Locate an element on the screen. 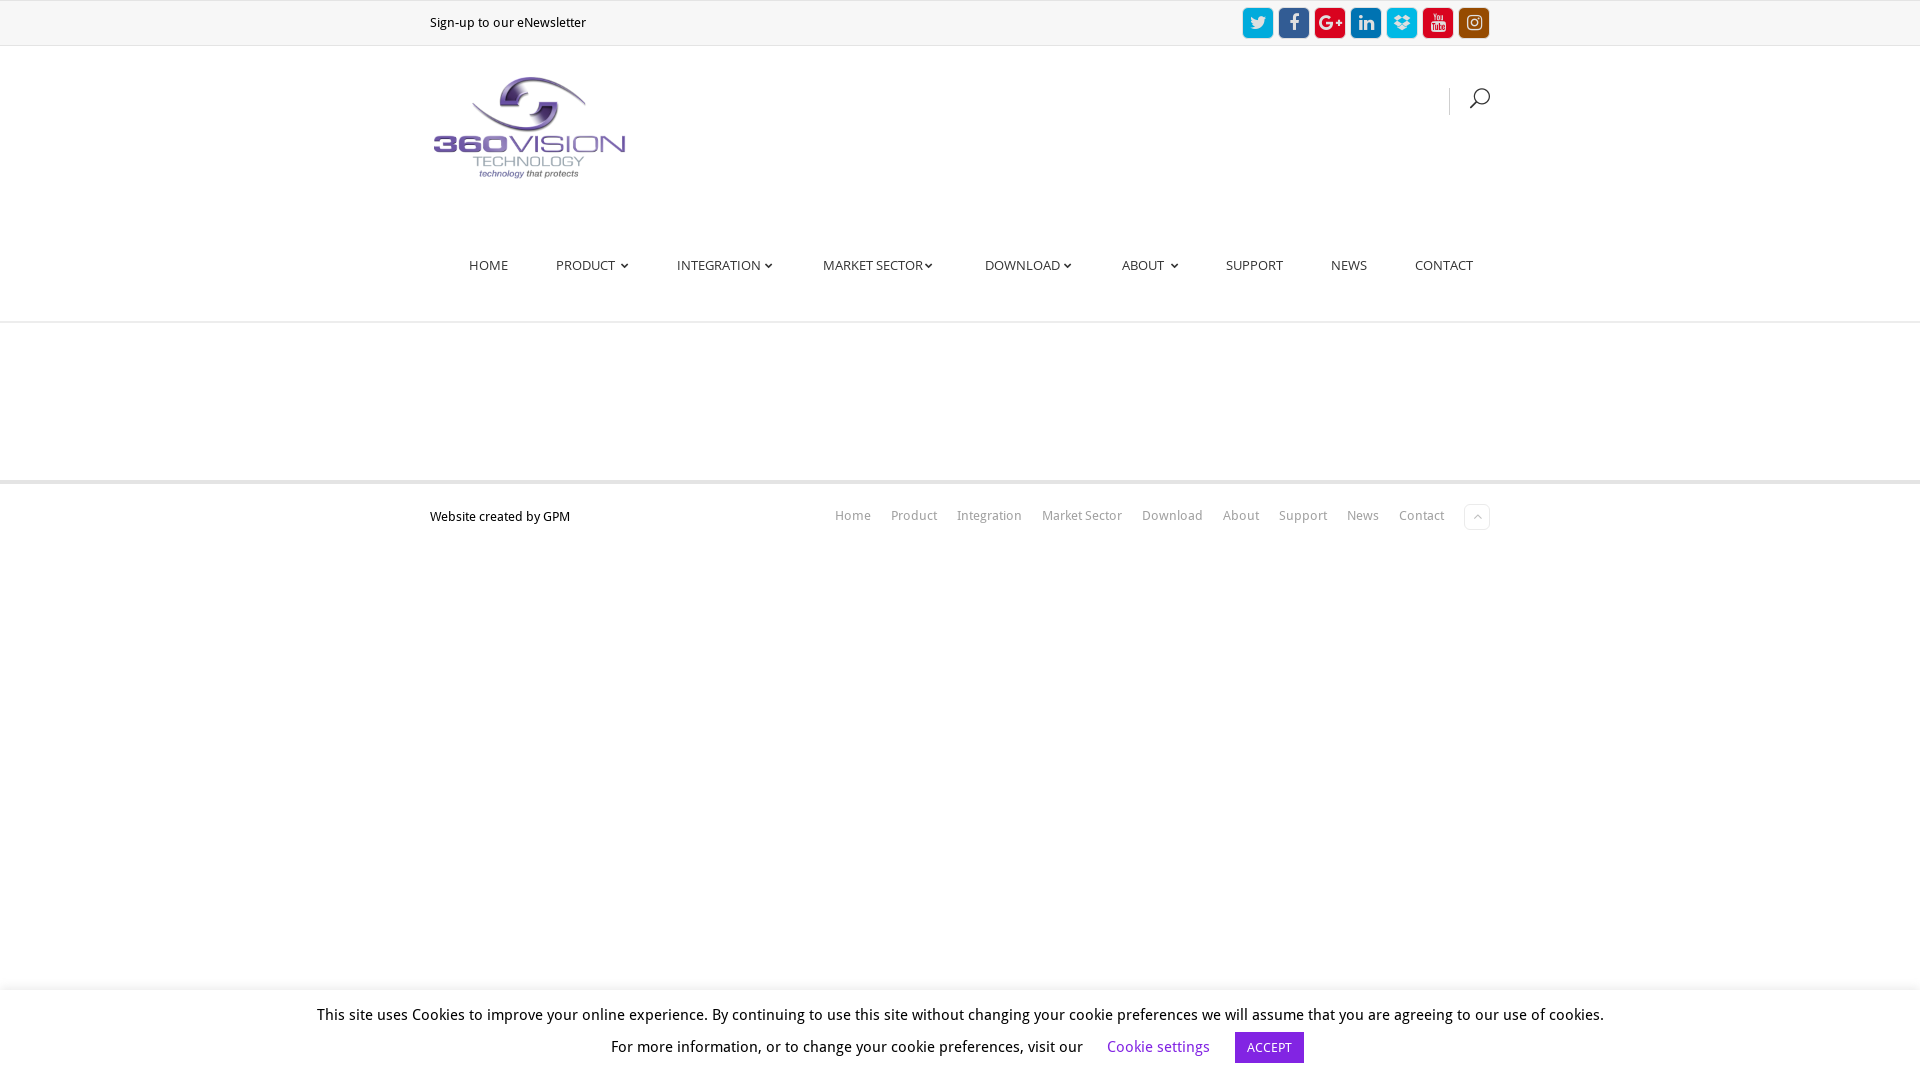 This screenshot has height=1080, width=1920. 'News' is located at coordinates (1362, 514).